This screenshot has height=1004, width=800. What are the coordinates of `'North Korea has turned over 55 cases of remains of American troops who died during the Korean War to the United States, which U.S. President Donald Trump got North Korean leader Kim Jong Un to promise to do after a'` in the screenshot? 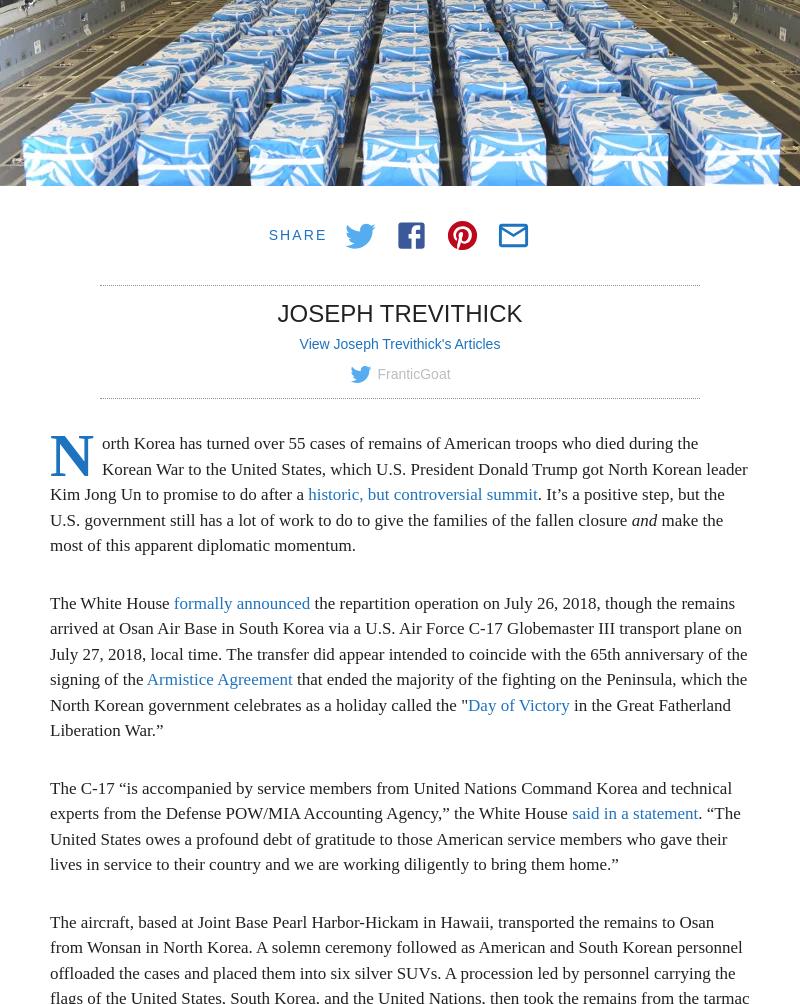 It's located at (397, 462).